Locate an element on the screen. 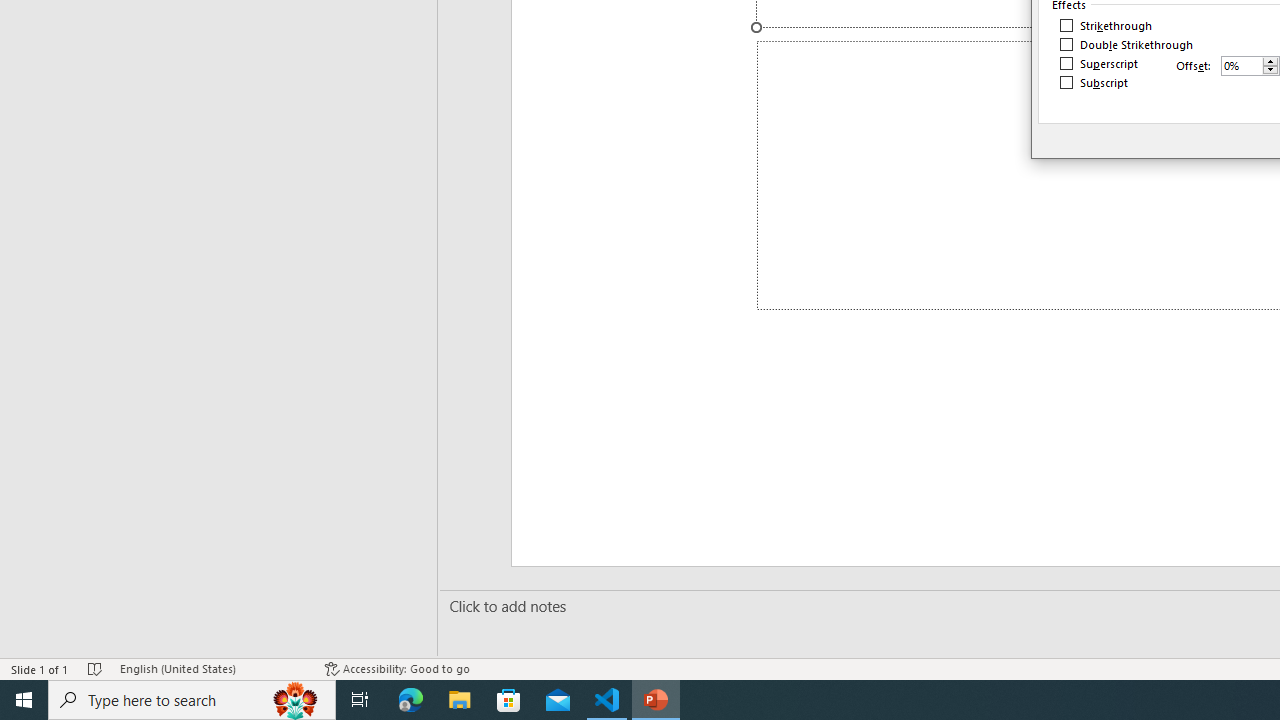 Image resolution: width=1280 pixels, height=720 pixels. 'Visual Studio Code - 1 running window' is located at coordinates (606, 698).